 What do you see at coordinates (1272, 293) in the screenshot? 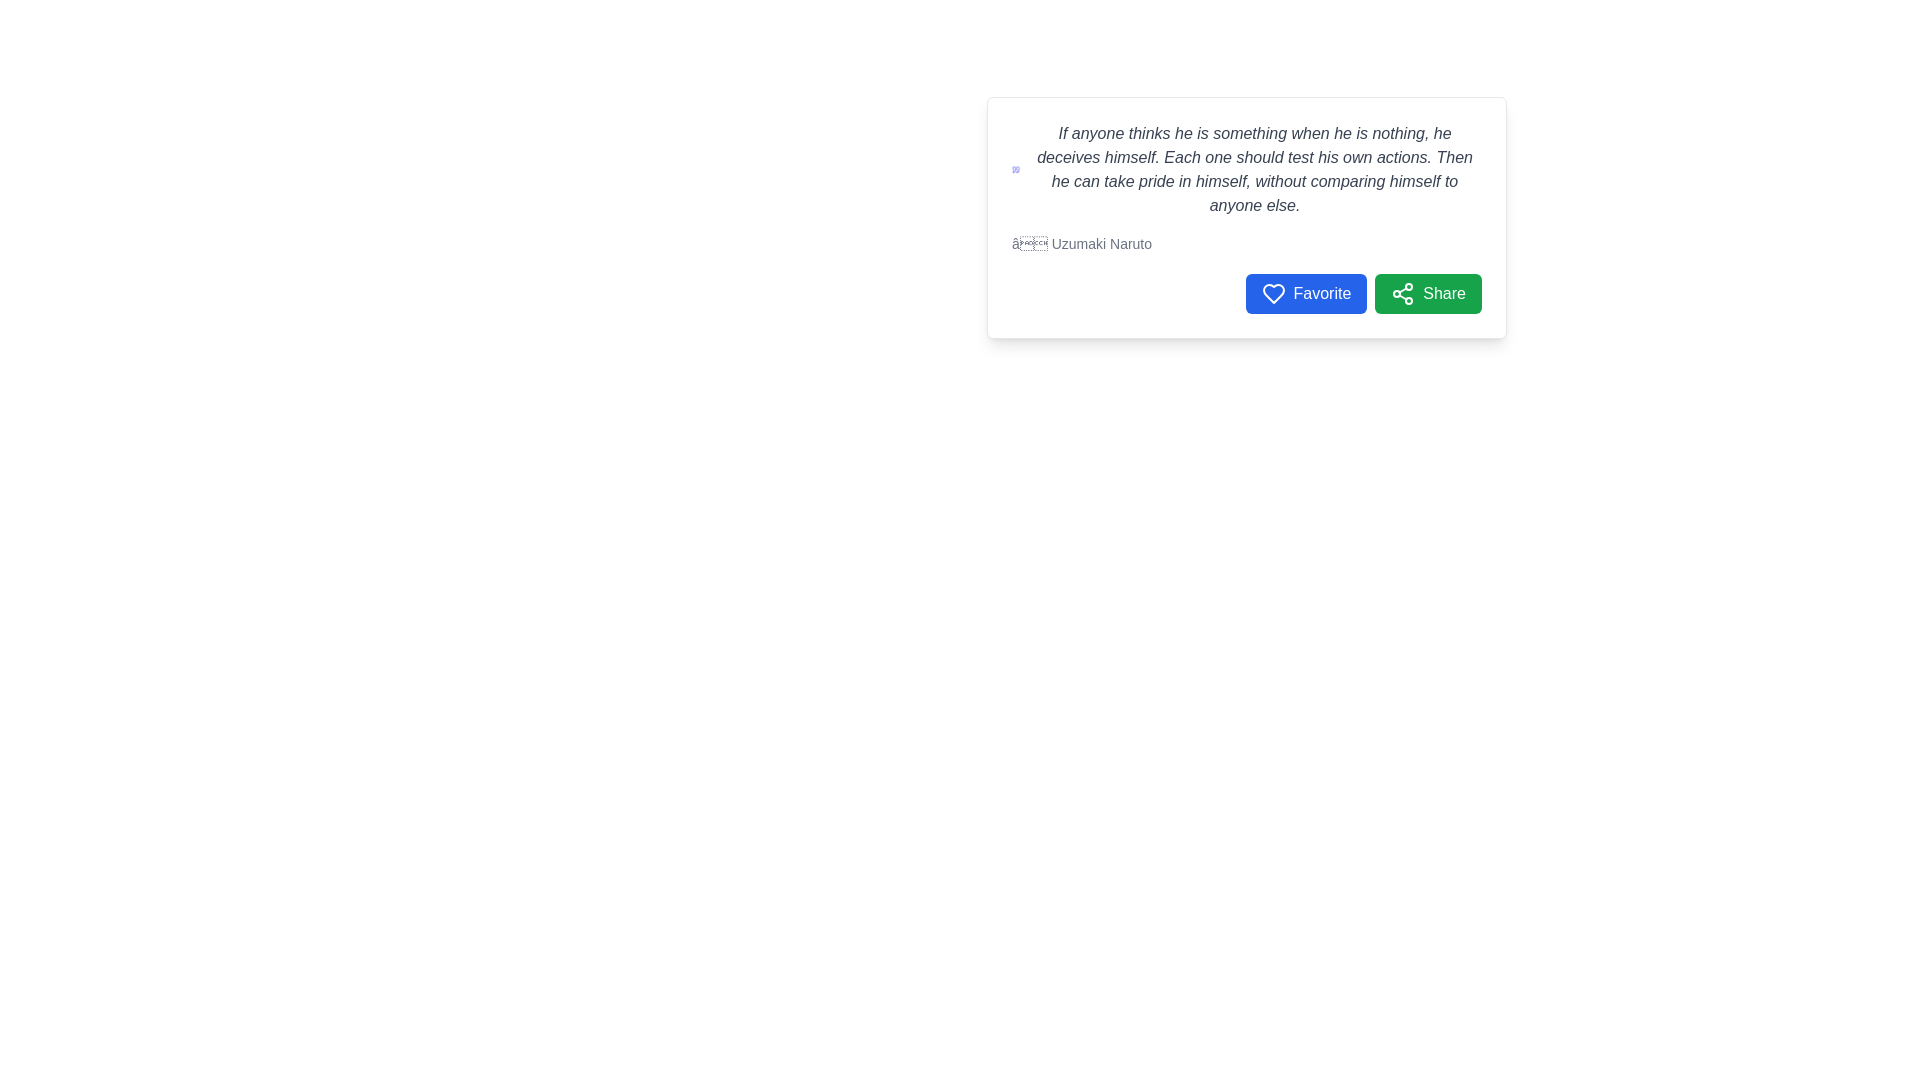
I see `the heart icon with a blue outline located in the bottom-right corner of the card` at bounding box center [1272, 293].